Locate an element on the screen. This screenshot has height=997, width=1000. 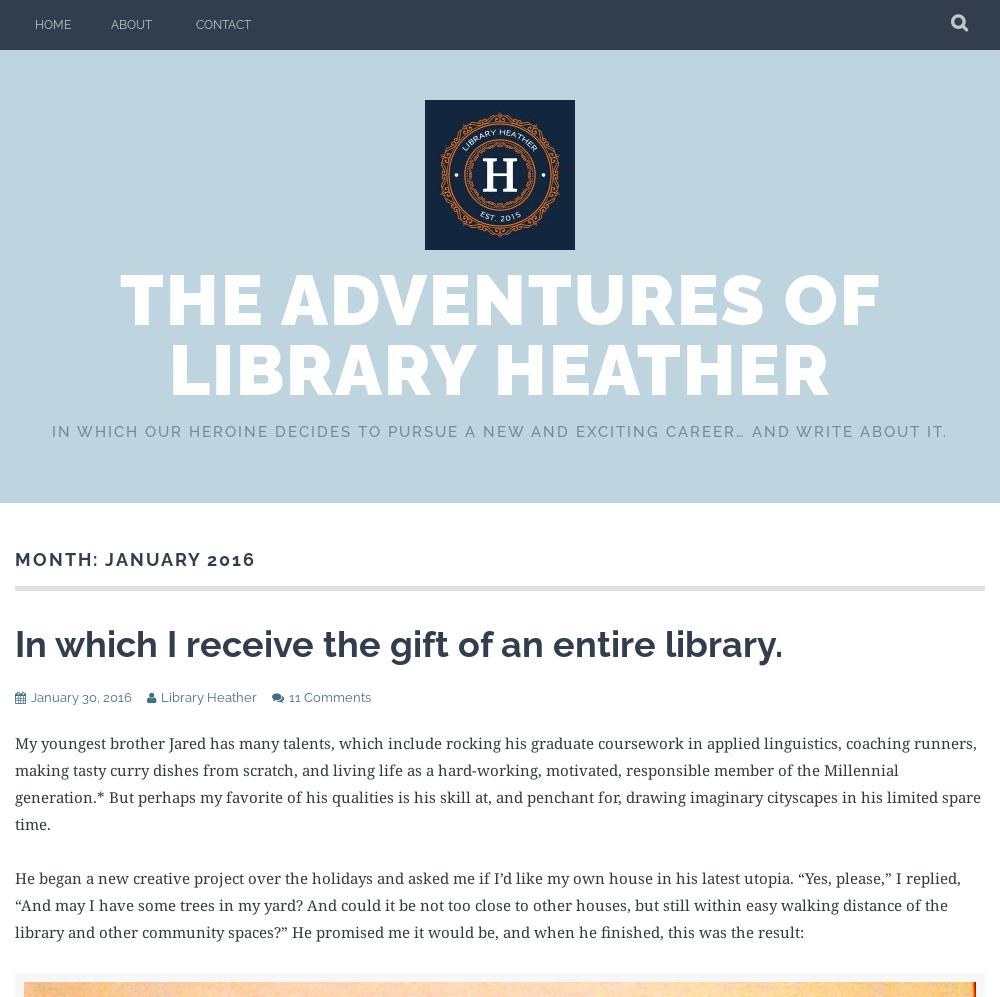
'The Adventures of Library Heather' is located at coordinates (498, 333).